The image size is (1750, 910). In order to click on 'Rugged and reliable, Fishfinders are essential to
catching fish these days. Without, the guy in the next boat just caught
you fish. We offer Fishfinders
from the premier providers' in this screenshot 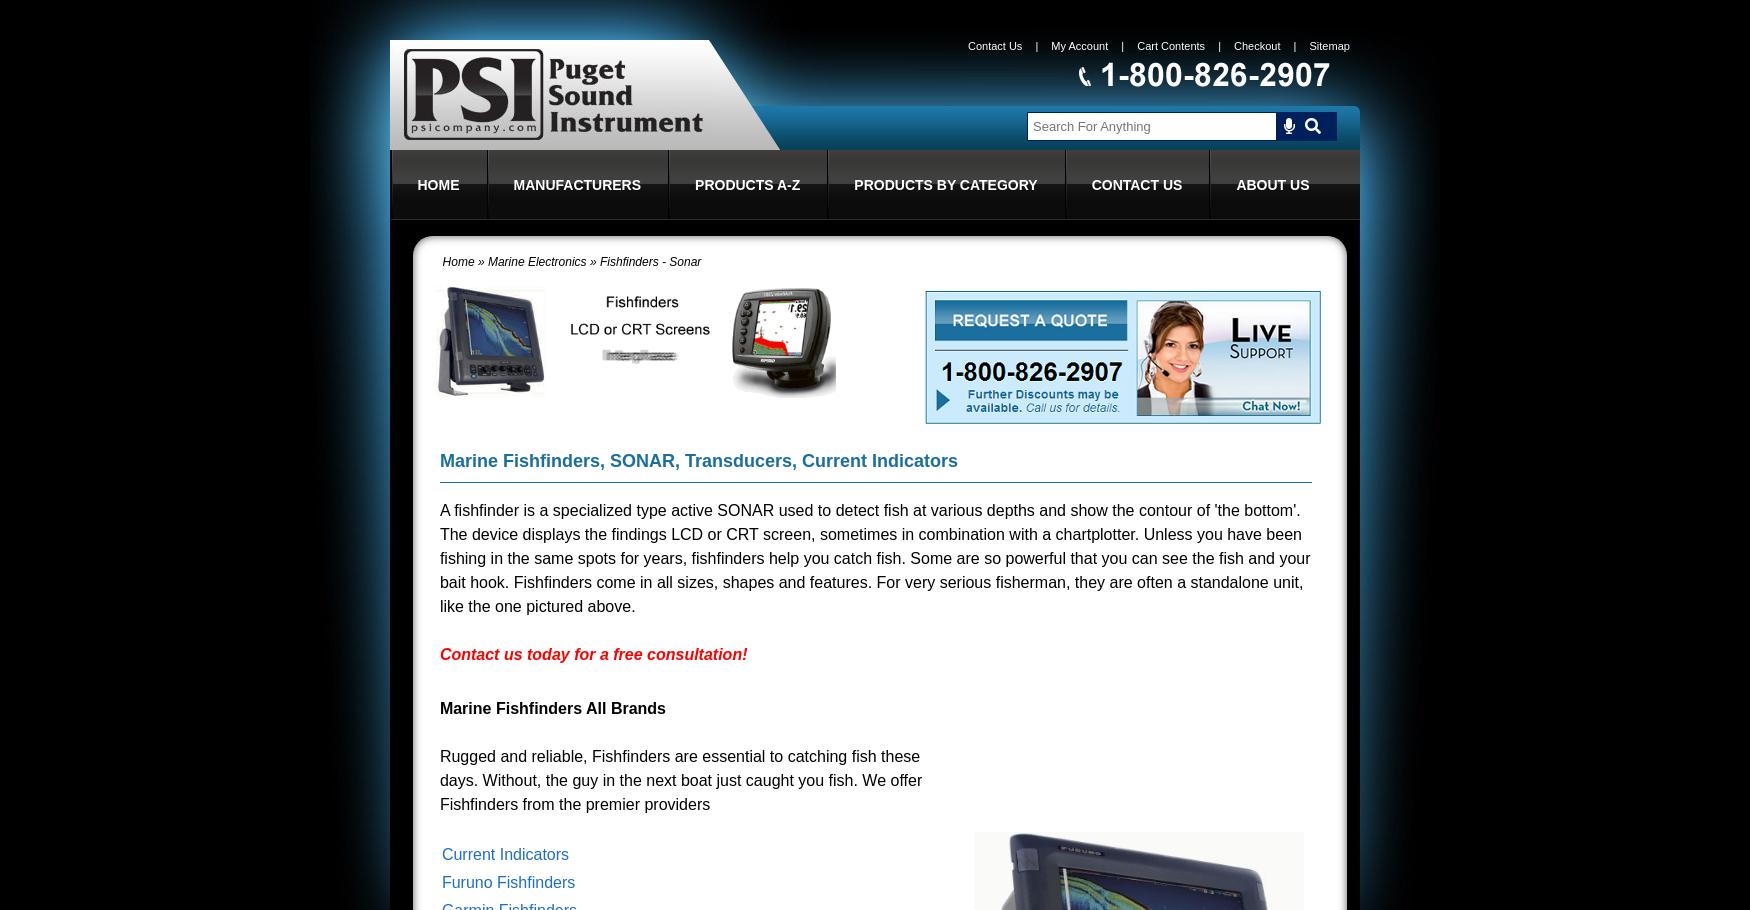, I will do `click(679, 780)`.